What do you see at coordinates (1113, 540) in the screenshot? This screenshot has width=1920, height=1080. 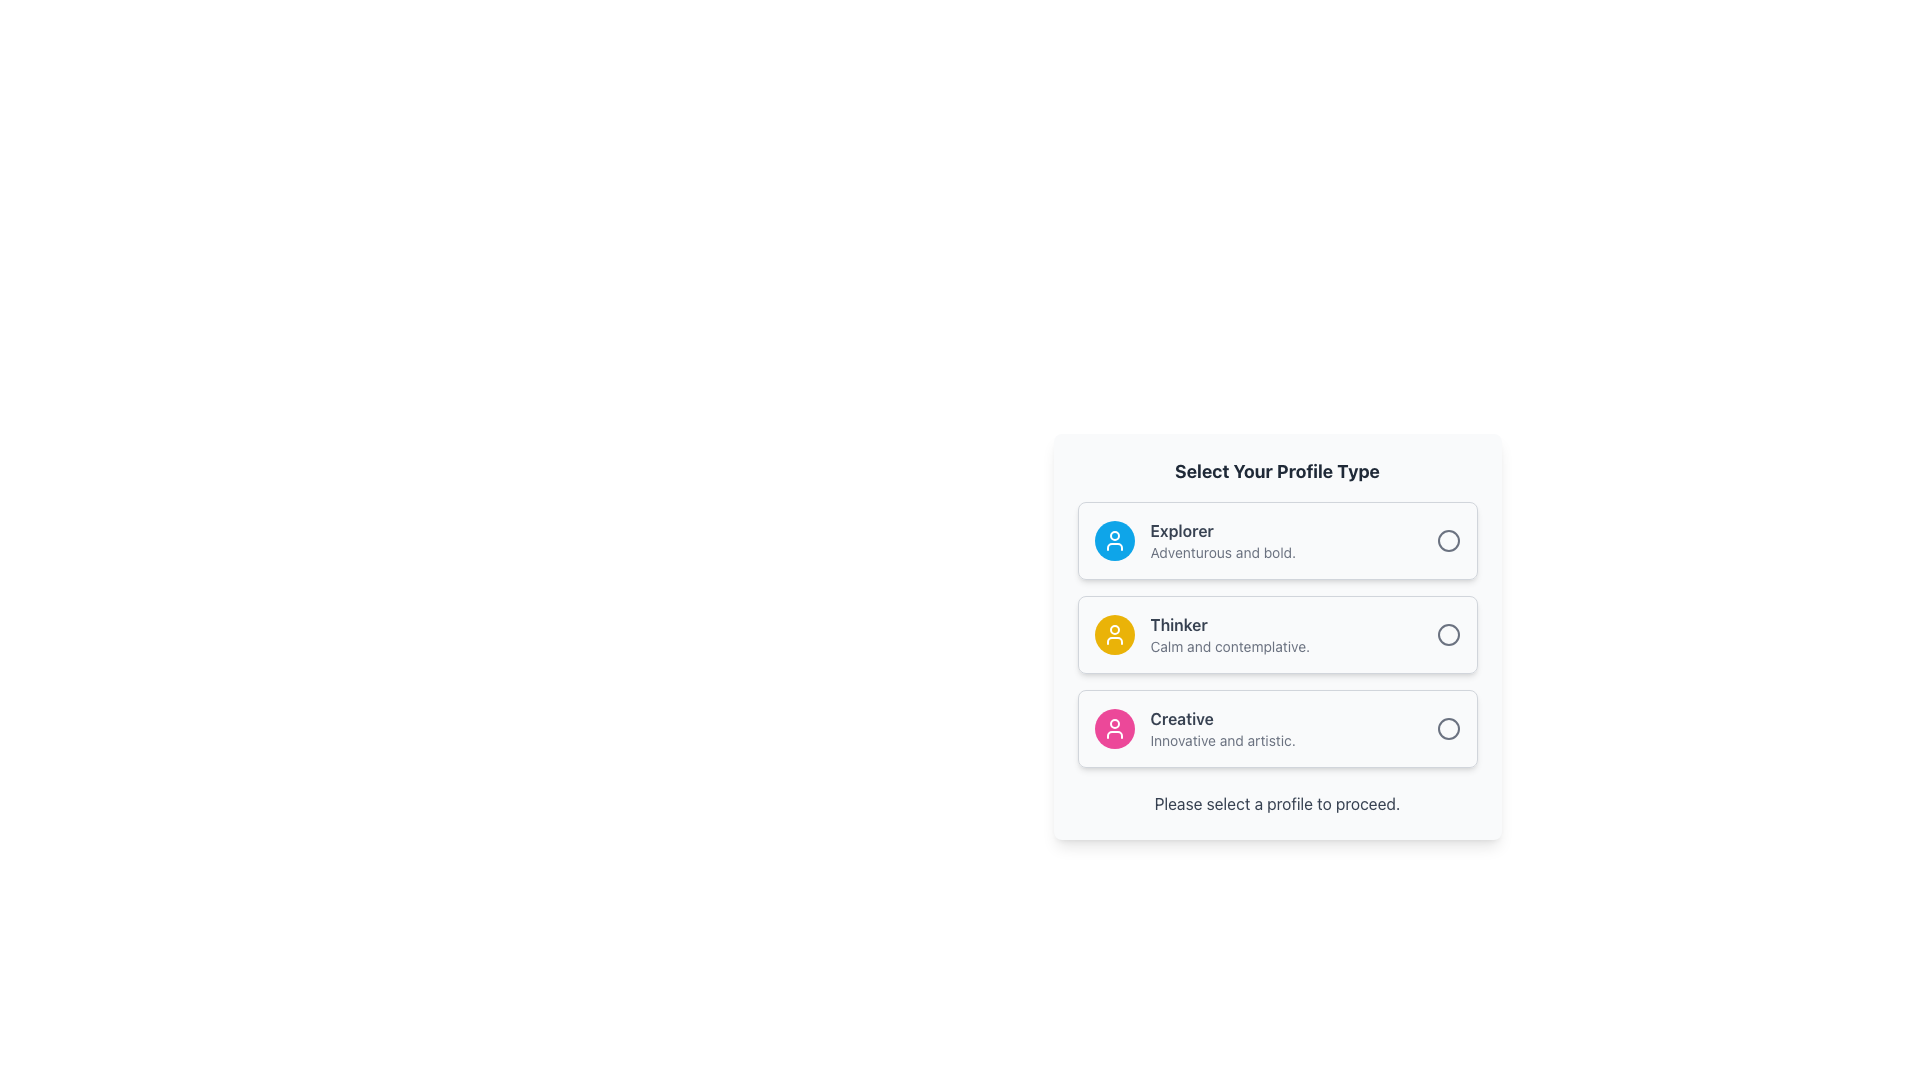 I see `the decorative indicator representing the 'Explorer' profile option, which is the leftmost component in the list of profile options` at bounding box center [1113, 540].